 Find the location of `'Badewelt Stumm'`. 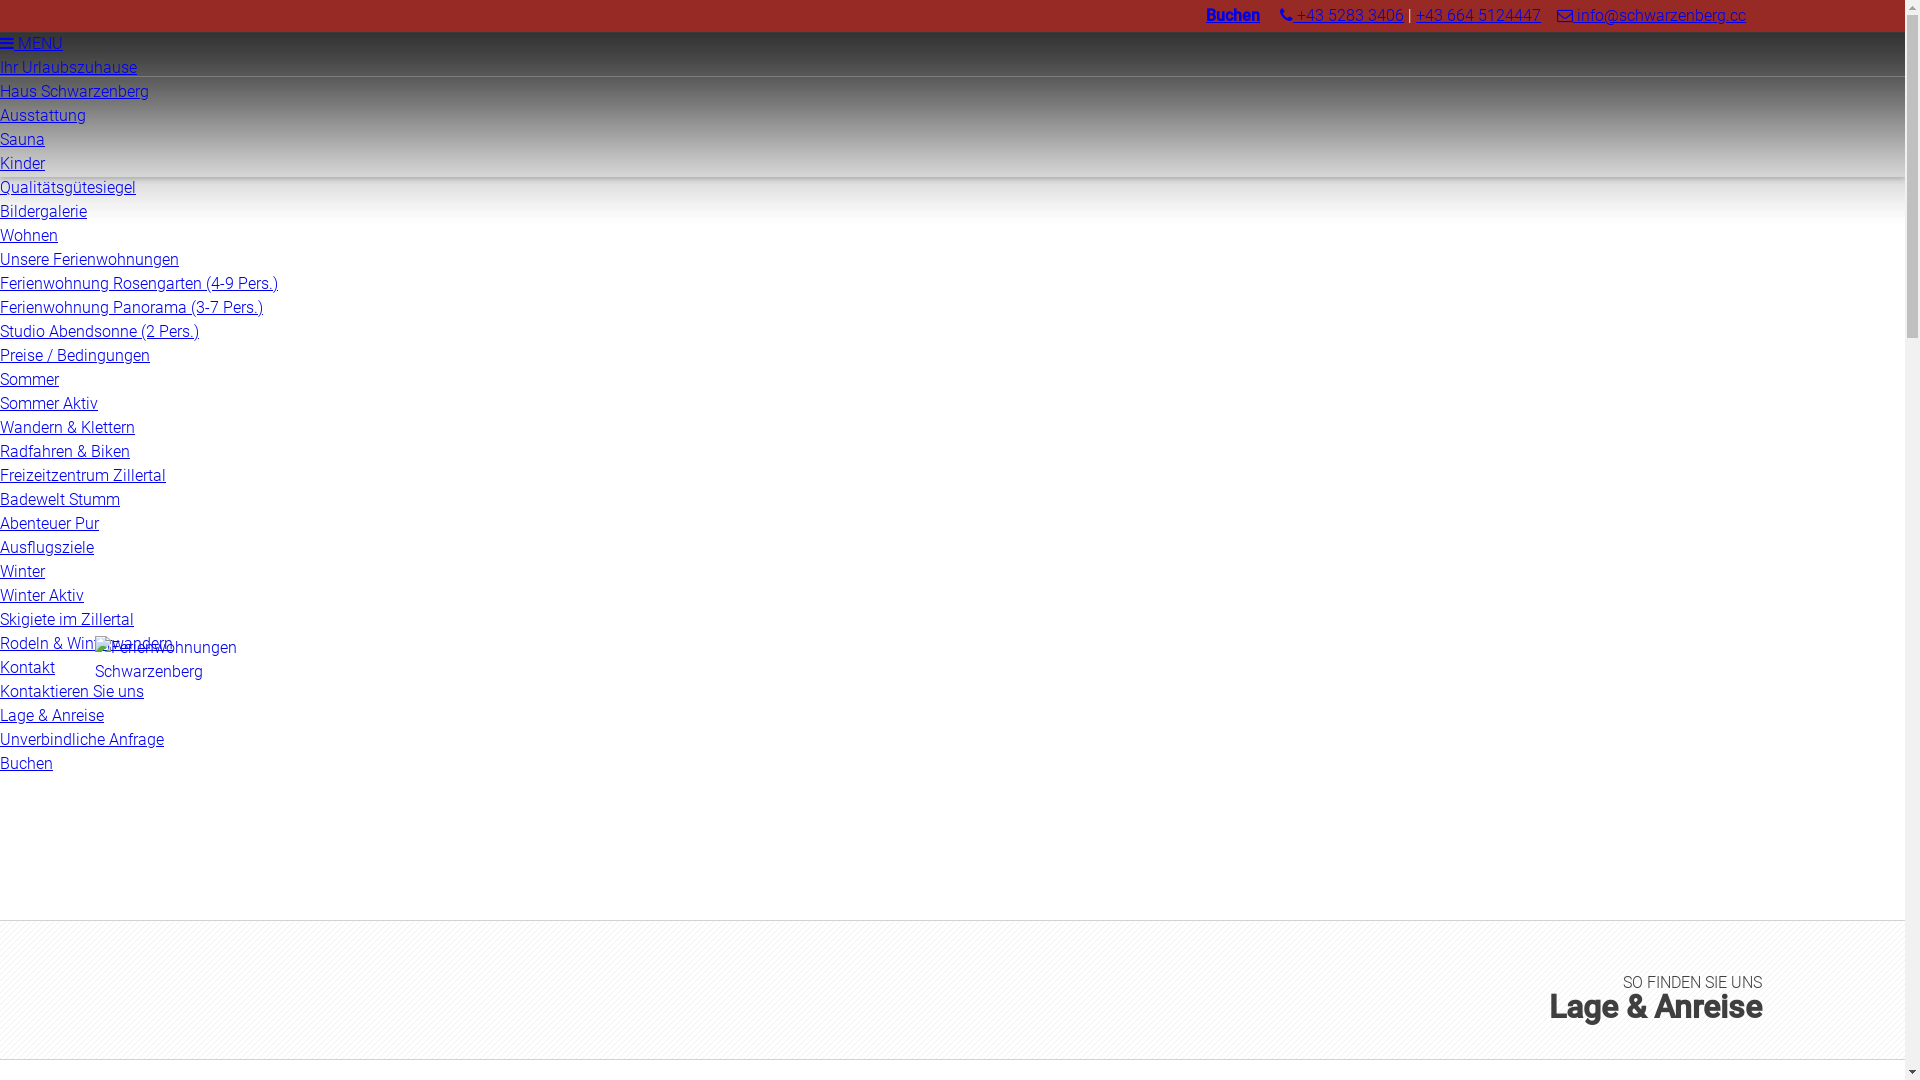

'Badewelt Stumm' is located at coordinates (59, 498).